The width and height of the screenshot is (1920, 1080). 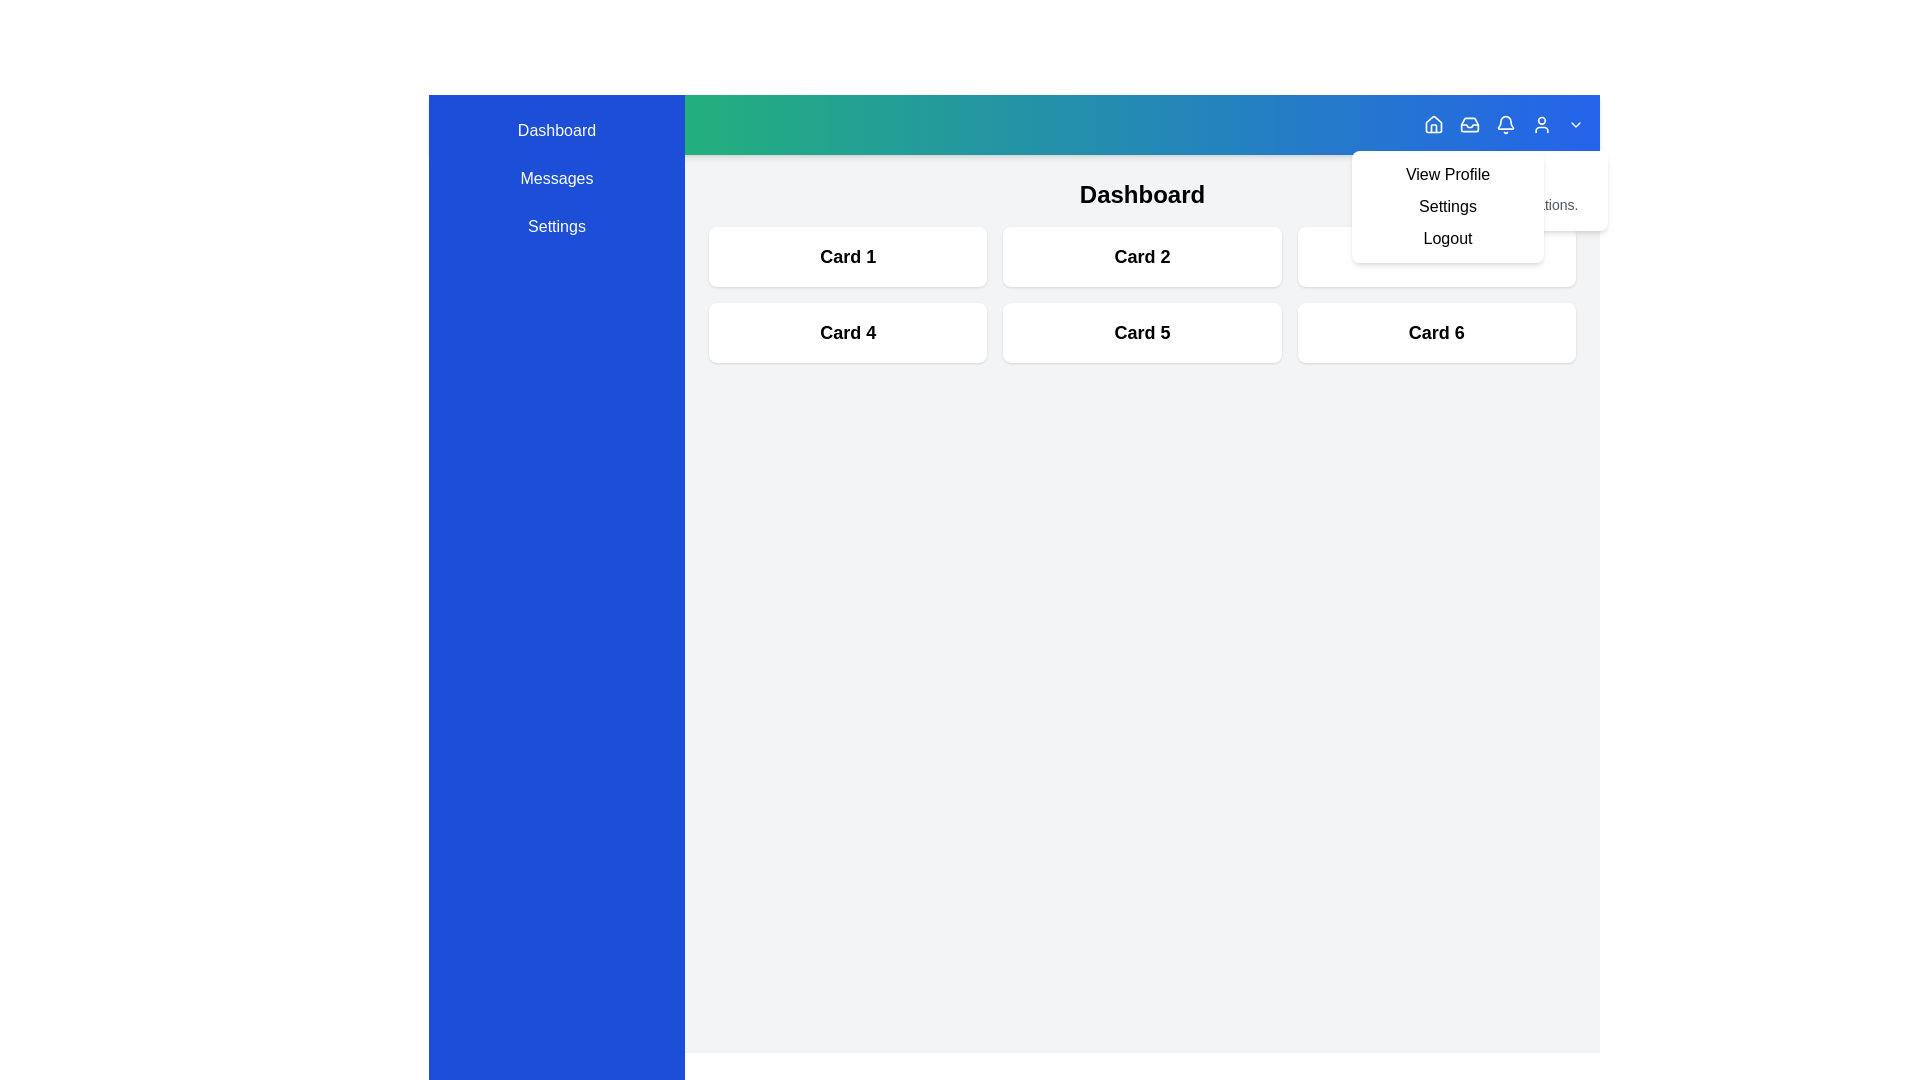 I want to click on the 'Settings' navigation item located in the dropdown menu, so click(x=1448, y=207).